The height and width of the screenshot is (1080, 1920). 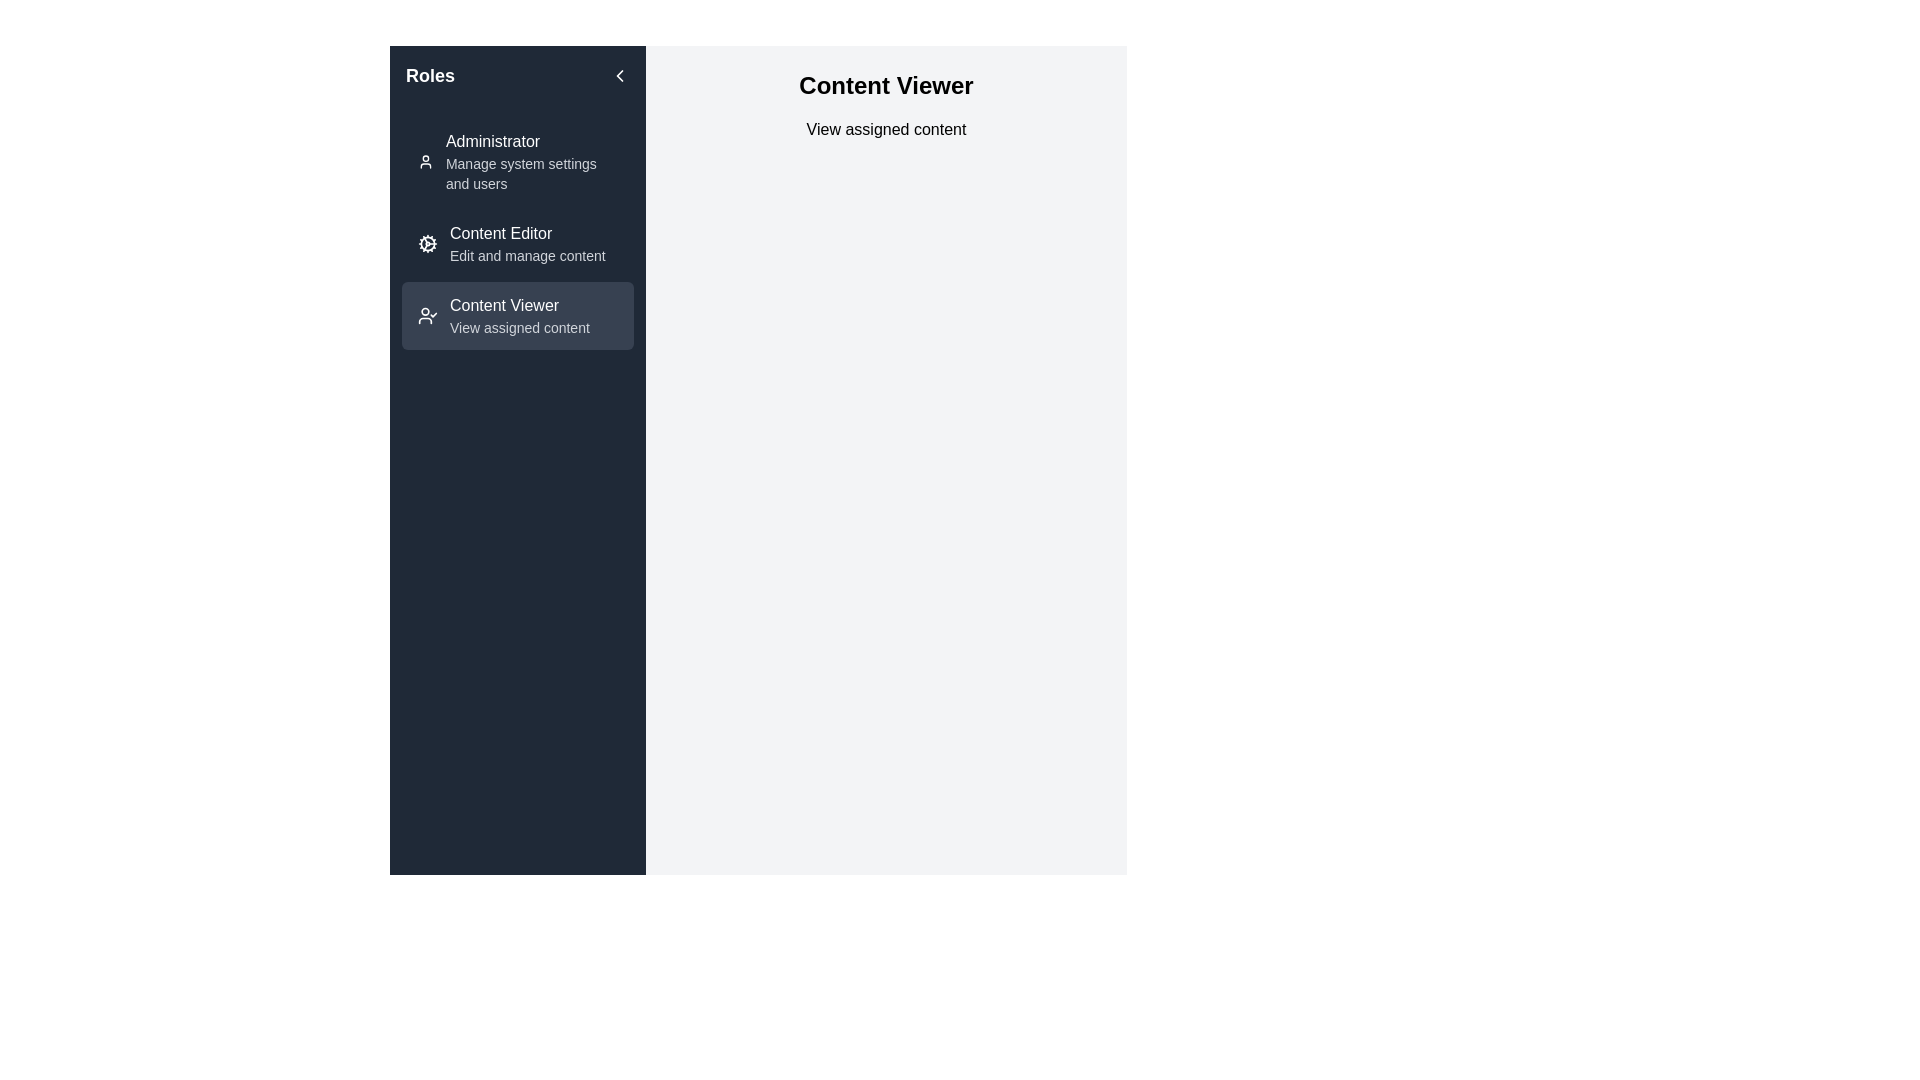 I want to click on the 'Content Editor' text label in the left-hand sidebar, so click(x=527, y=233).